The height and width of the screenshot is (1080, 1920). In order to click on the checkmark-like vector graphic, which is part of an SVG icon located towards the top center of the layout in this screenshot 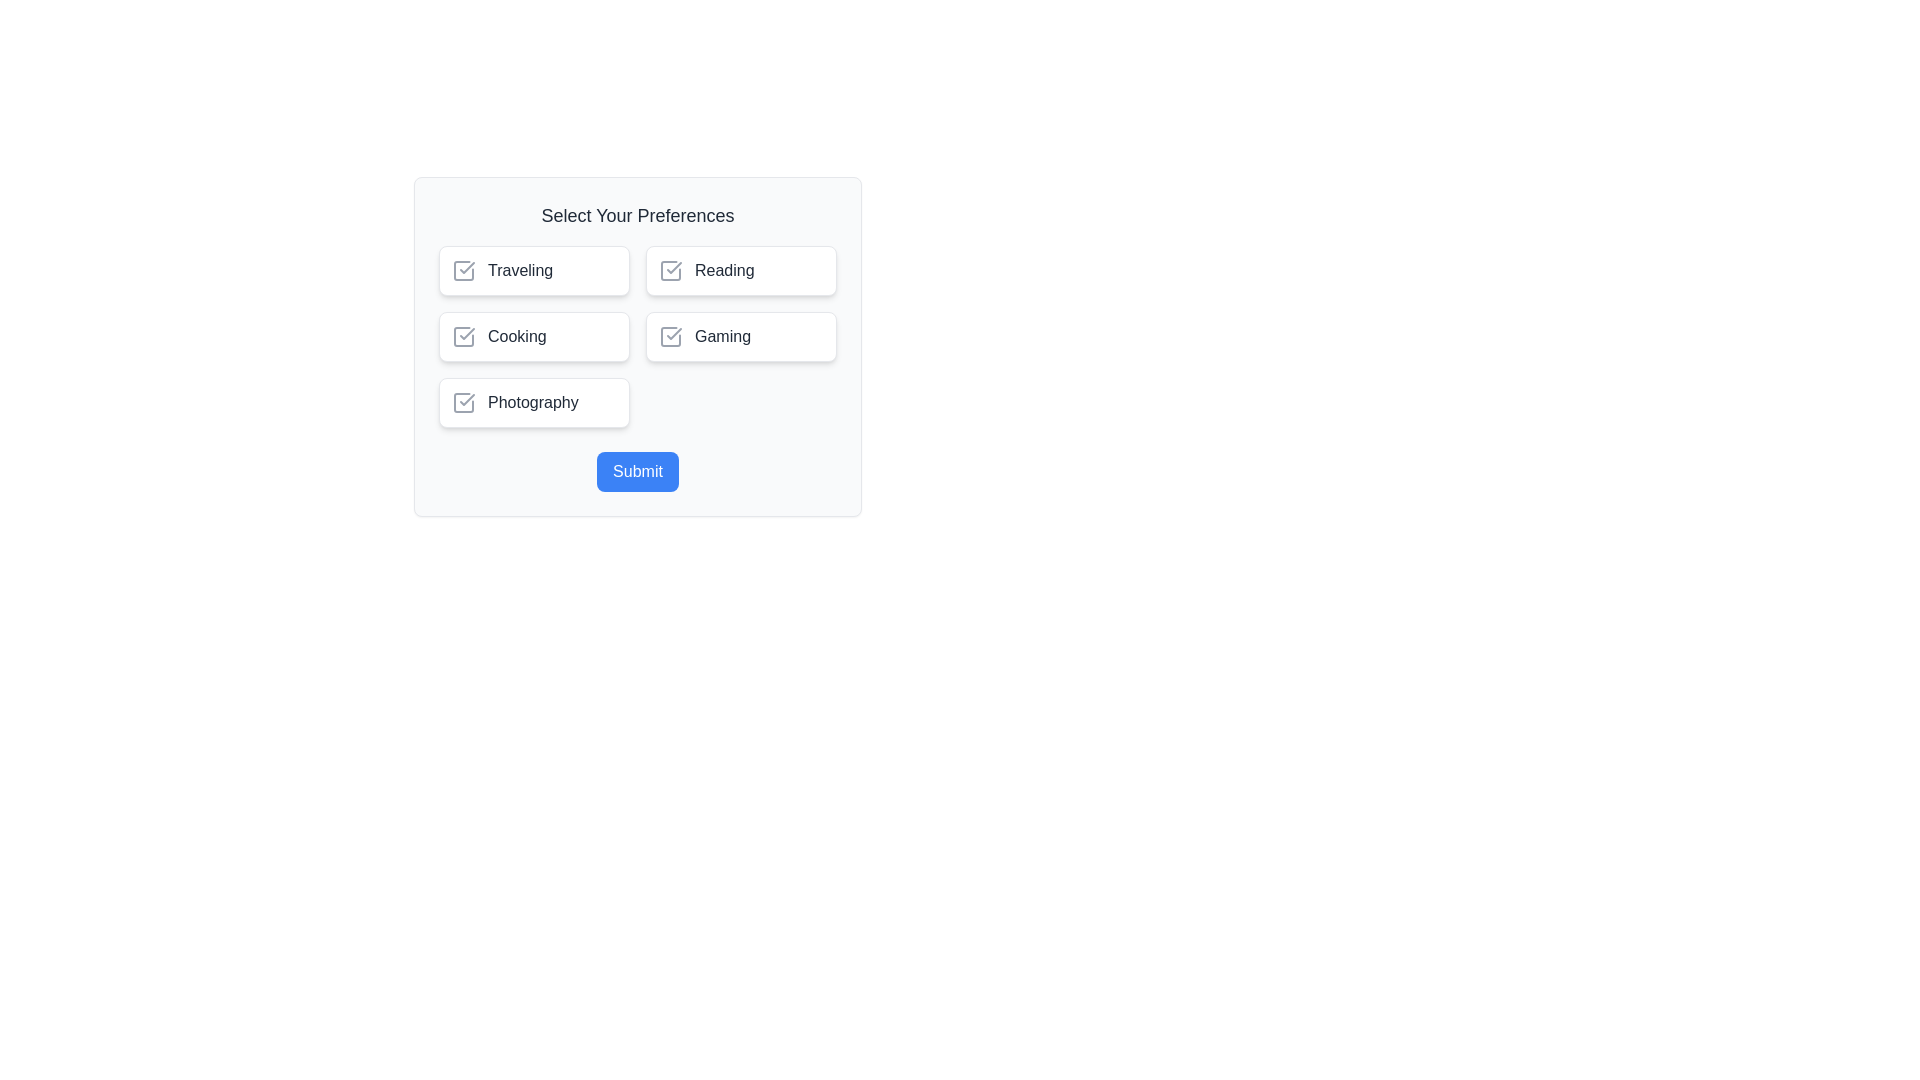, I will do `click(466, 266)`.